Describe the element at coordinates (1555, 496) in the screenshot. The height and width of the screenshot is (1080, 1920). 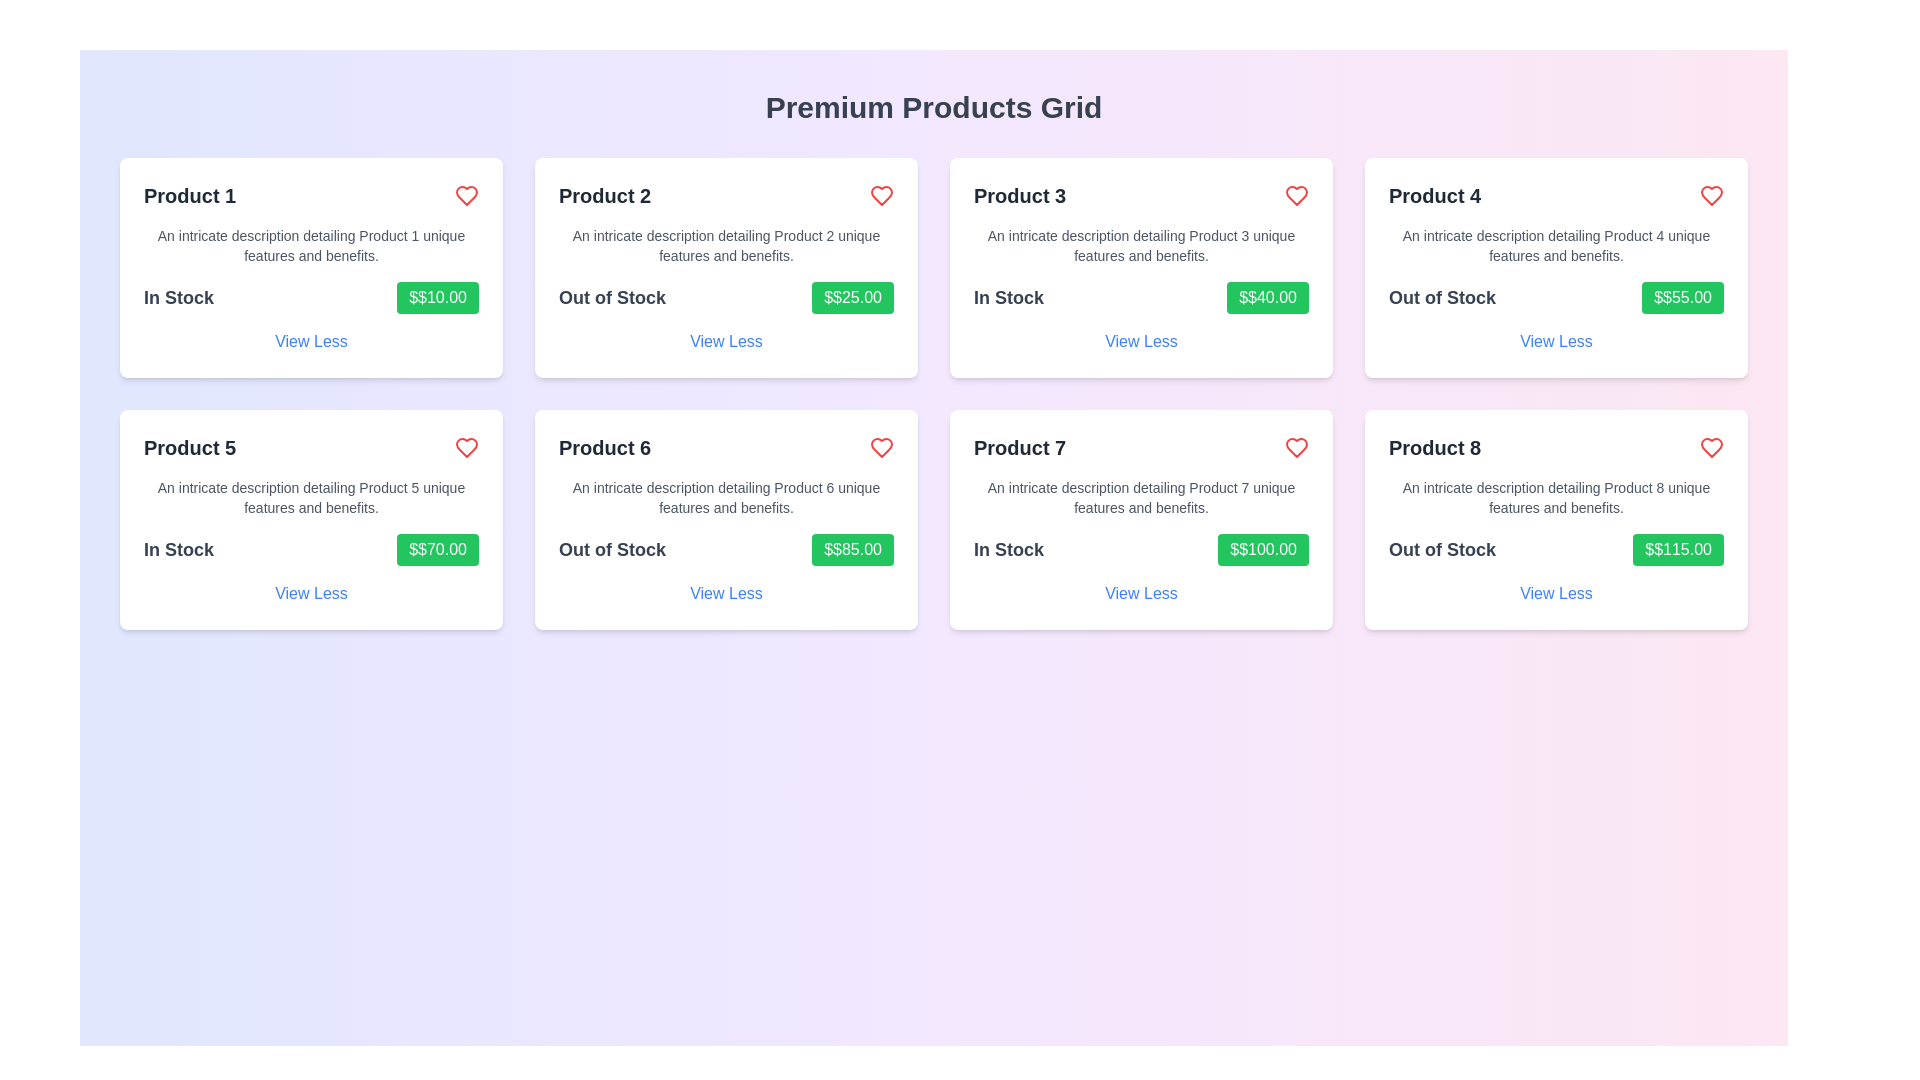
I see `descriptive text block that provides details about the features and benefits of 'Product 8', located centered within the card below the title and icon elements` at that location.